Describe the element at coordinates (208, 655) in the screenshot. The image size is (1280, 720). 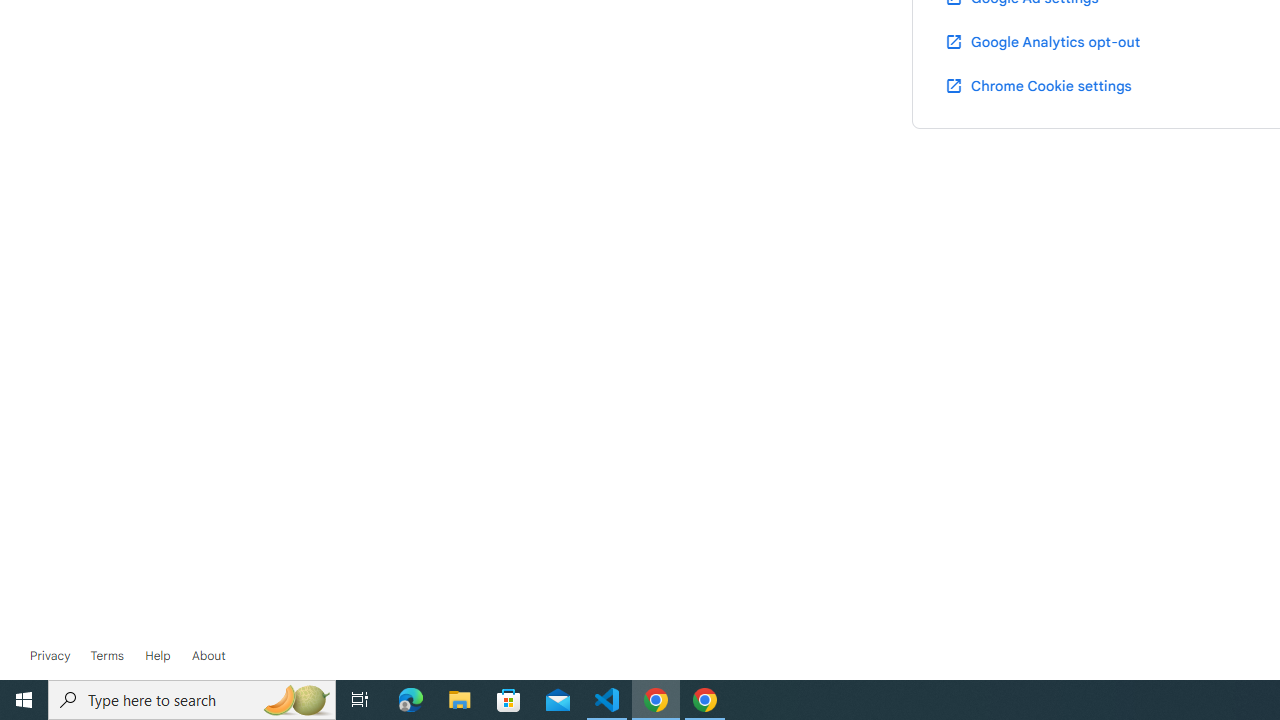
I see `'Learn more about Google Account'` at that location.